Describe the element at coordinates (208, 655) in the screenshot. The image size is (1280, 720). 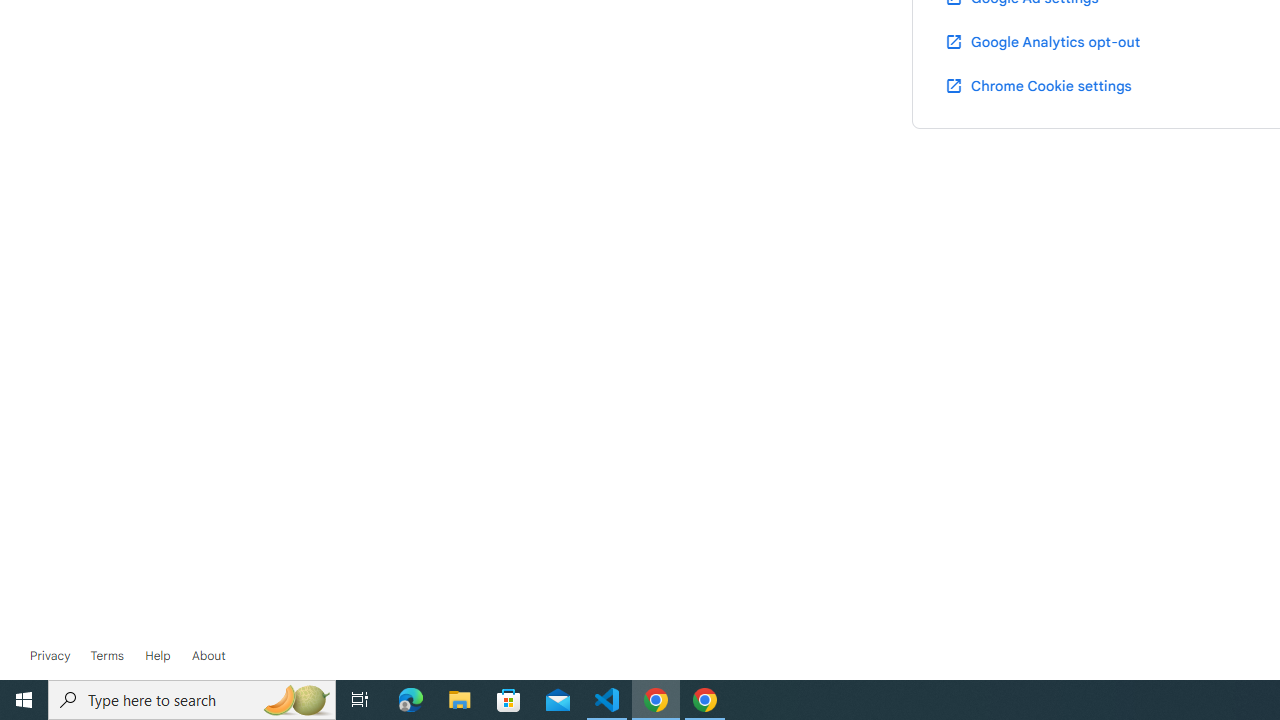
I see `'Learn more about Google Account'` at that location.